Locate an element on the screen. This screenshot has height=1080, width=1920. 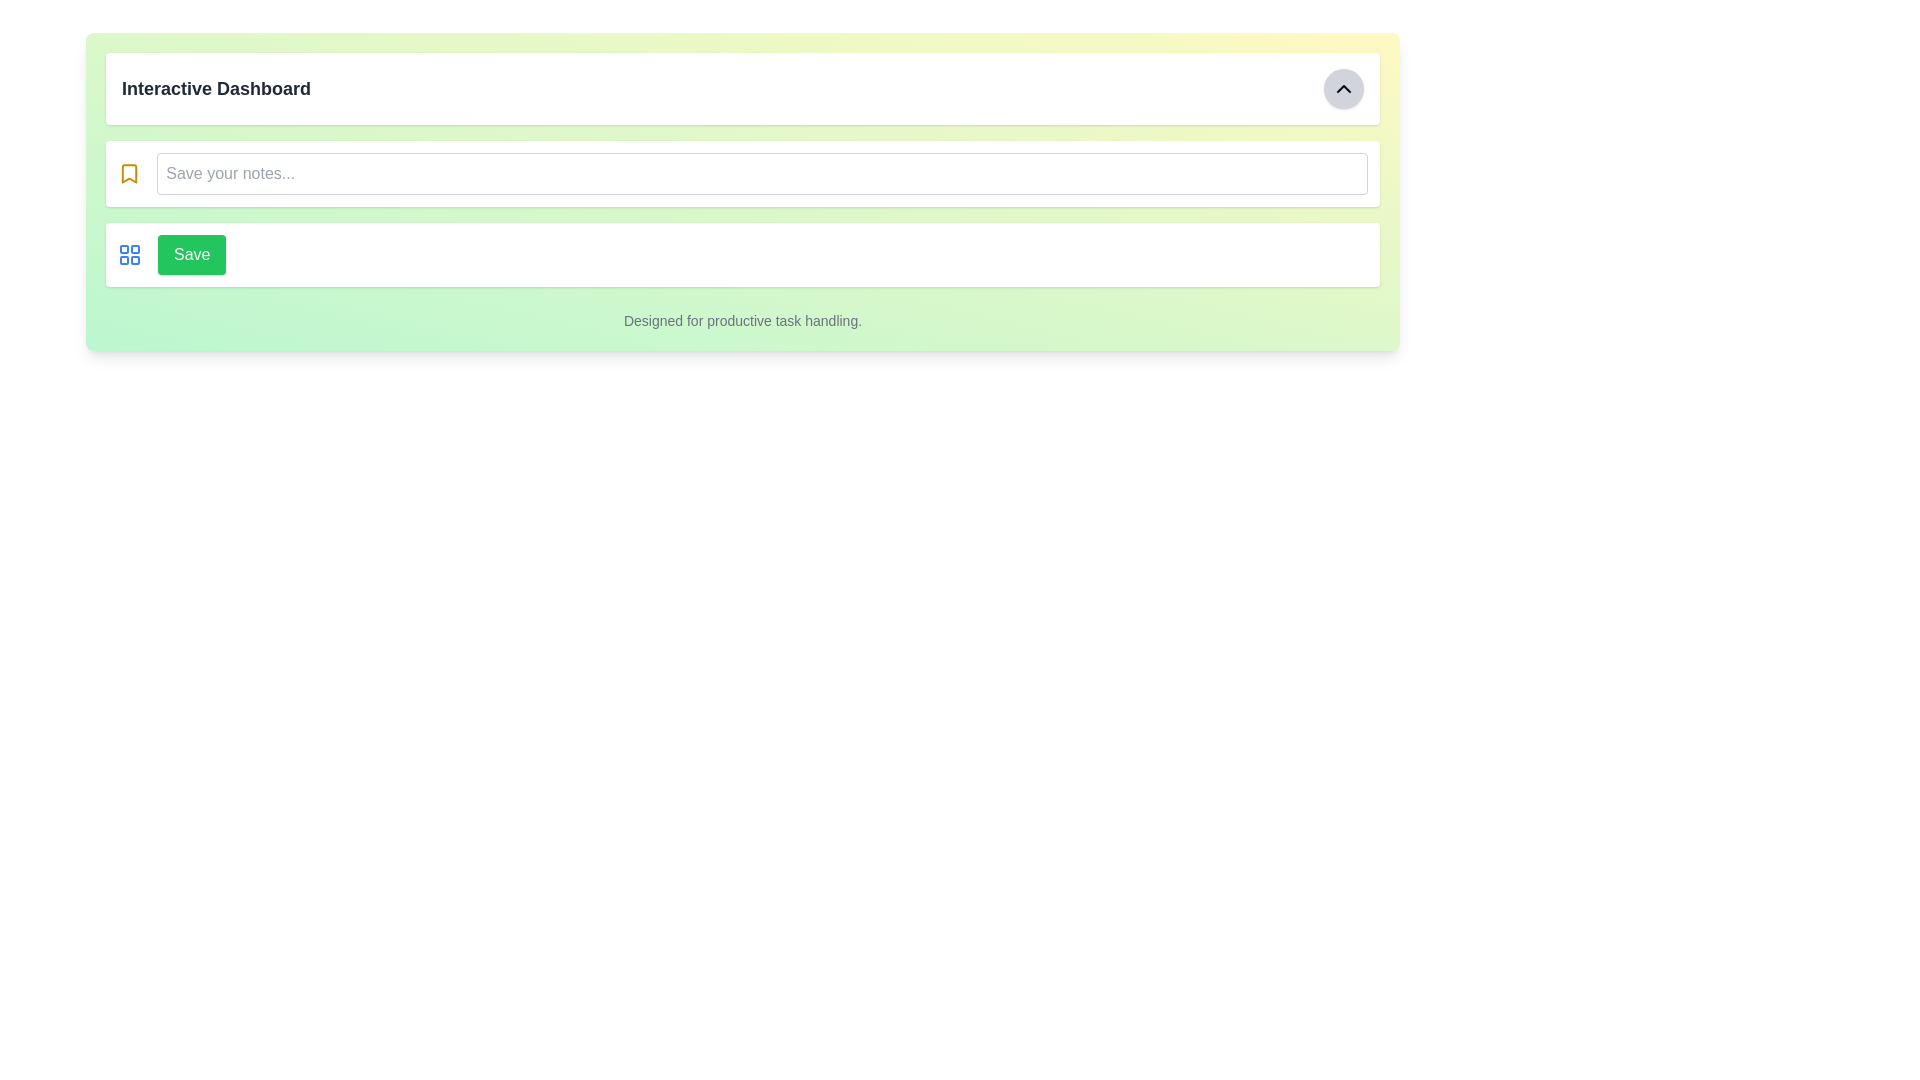
the toggle button in the top-right corner of the 'Interactive Dashboard' is located at coordinates (1344, 87).